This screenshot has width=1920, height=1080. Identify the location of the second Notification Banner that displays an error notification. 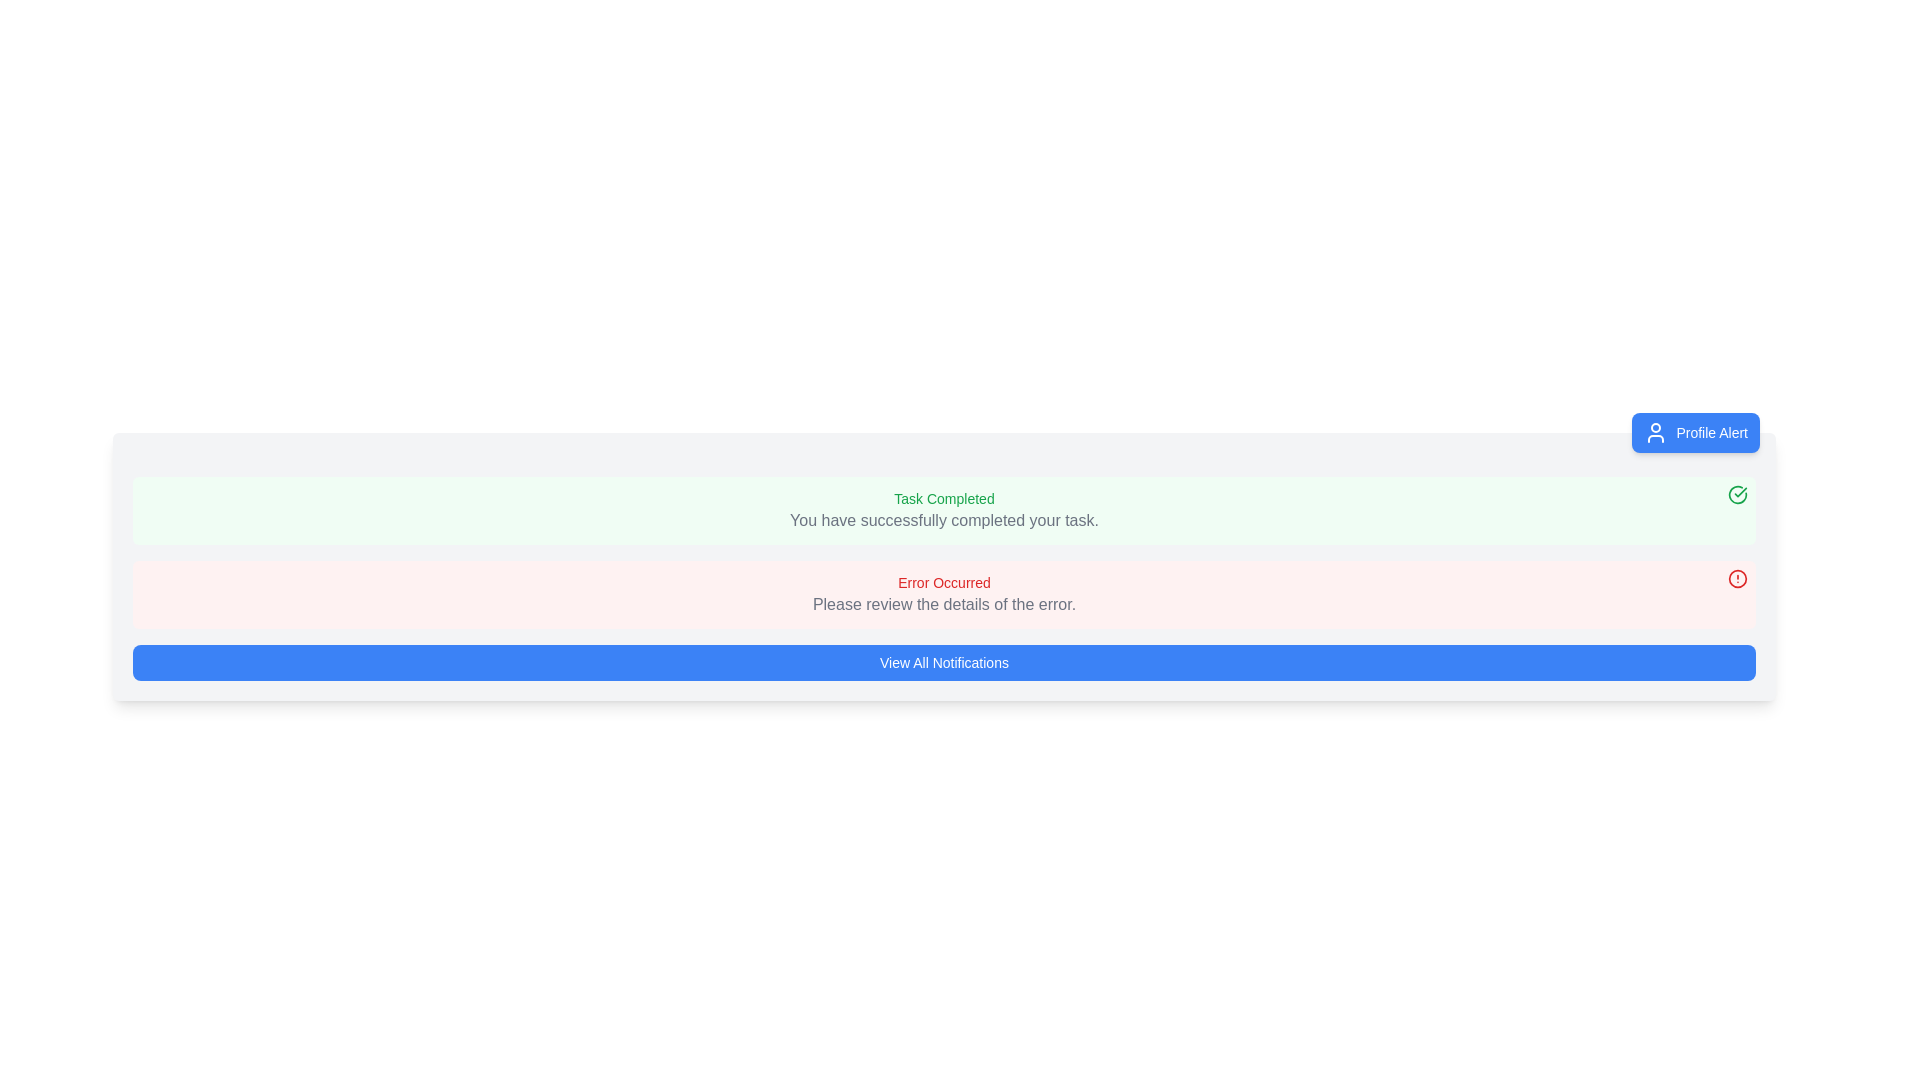
(943, 593).